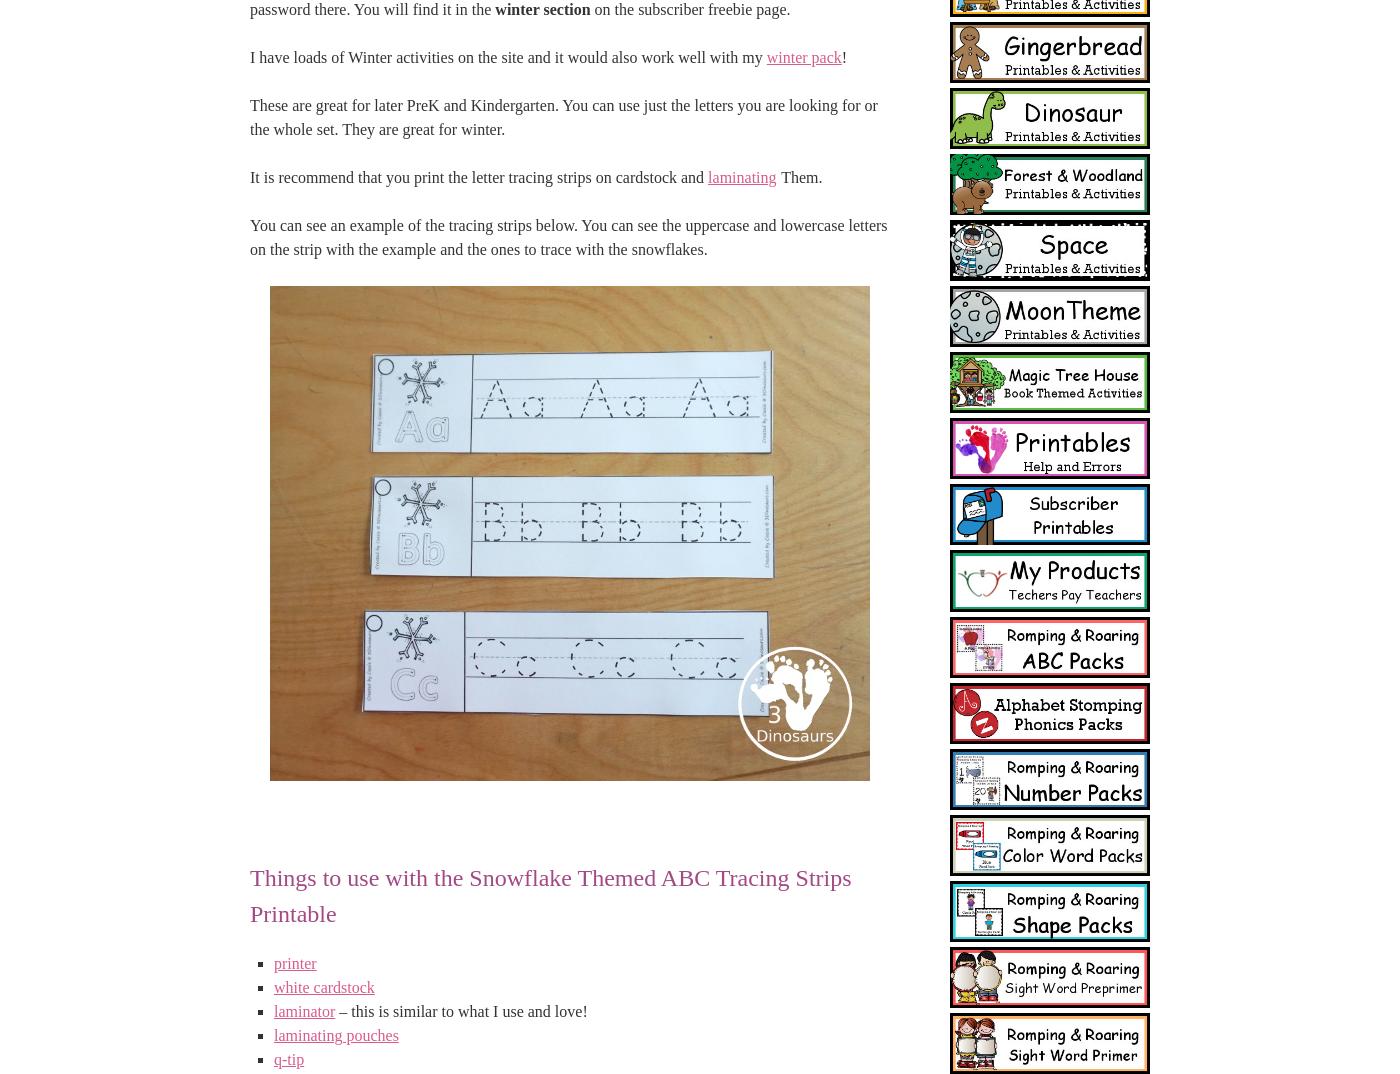  I want to click on 'winter pack', so click(803, 57).